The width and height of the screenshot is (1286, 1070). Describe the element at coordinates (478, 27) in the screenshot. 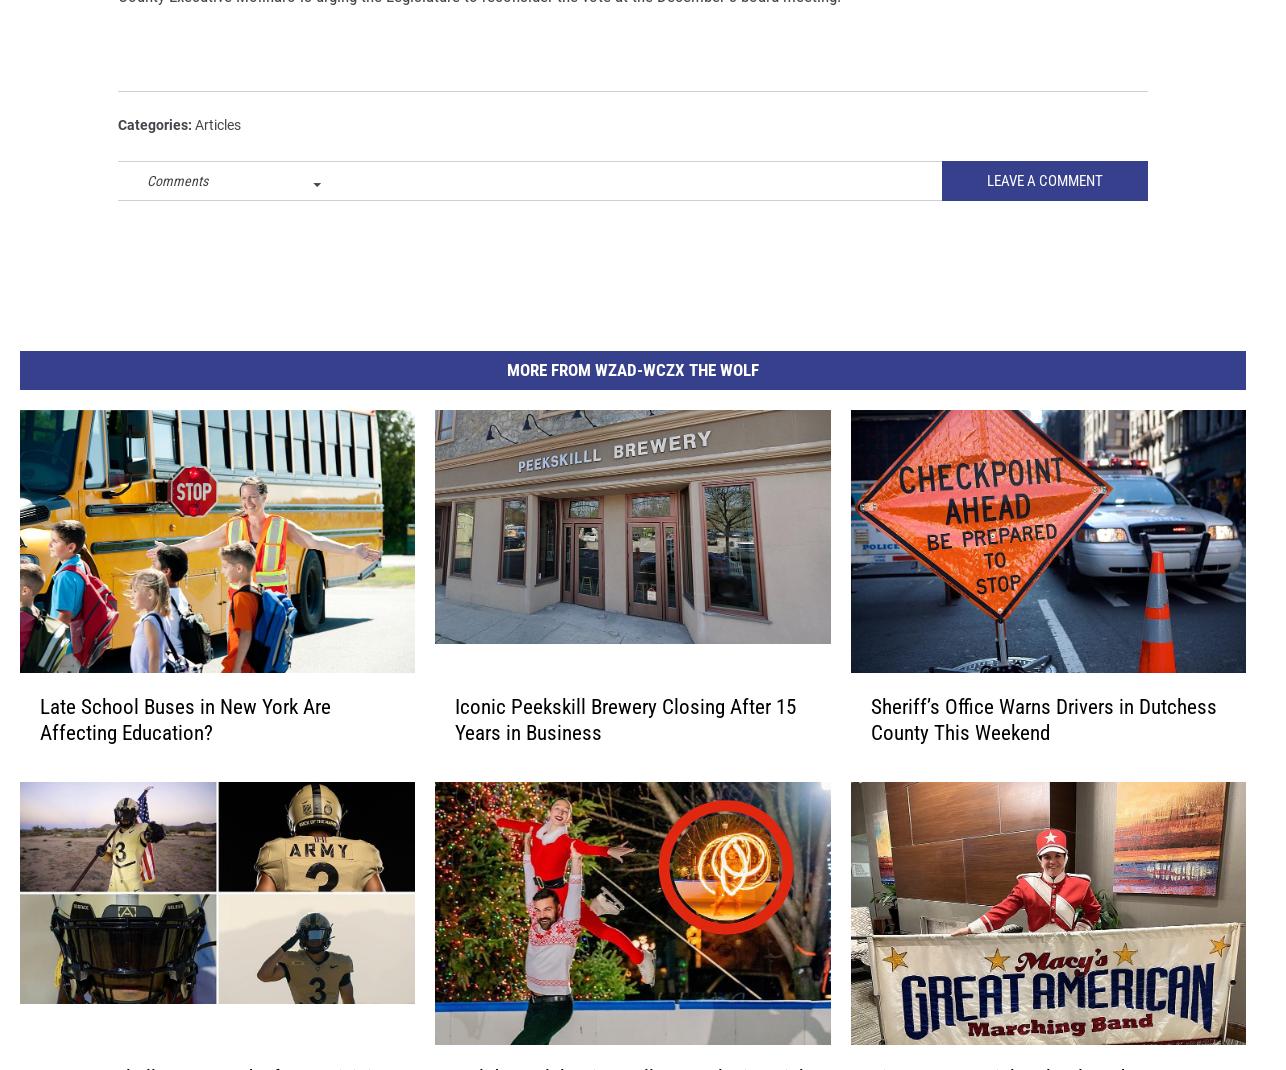

I see `'County Executive Molinaro is urging the Legislature to reconsider the vote at the December 3 board meeting.'` at that location.